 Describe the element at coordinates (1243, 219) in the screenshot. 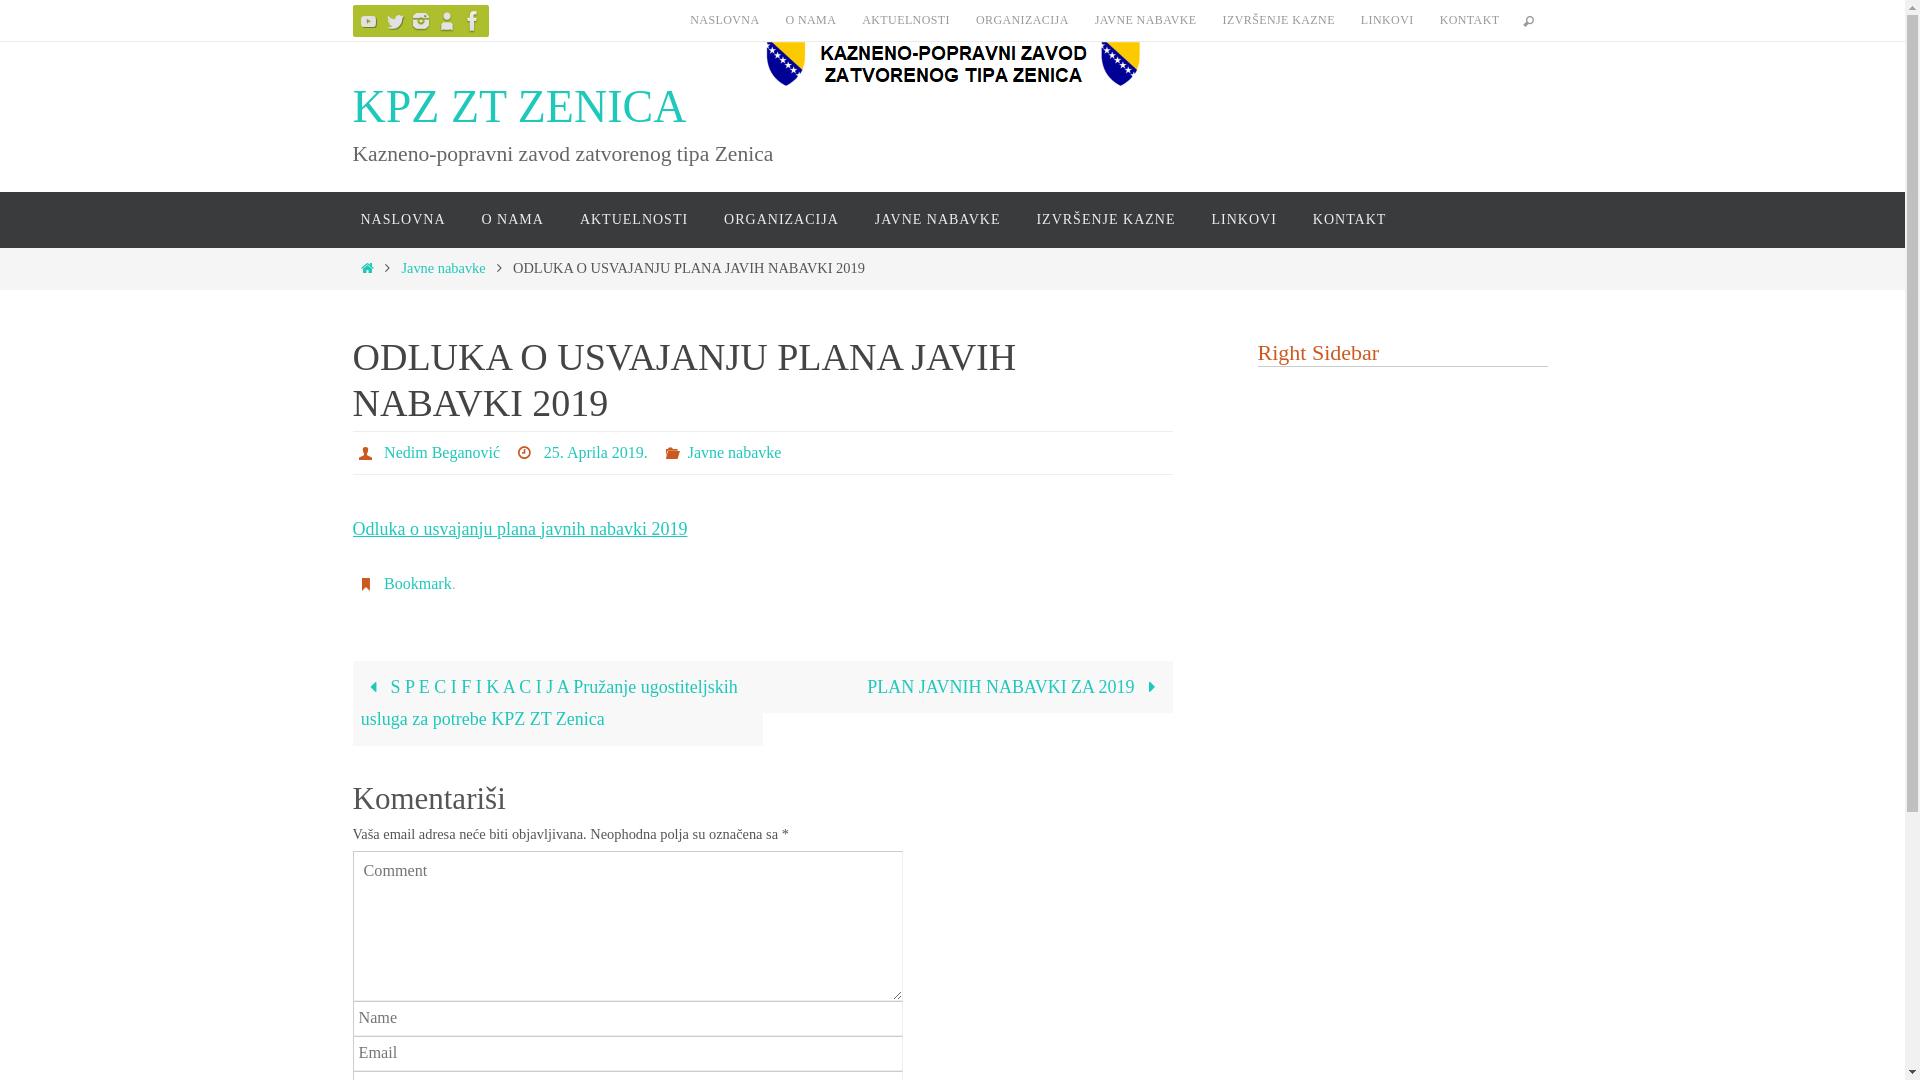

I see `'LINKOVI'` at that location.